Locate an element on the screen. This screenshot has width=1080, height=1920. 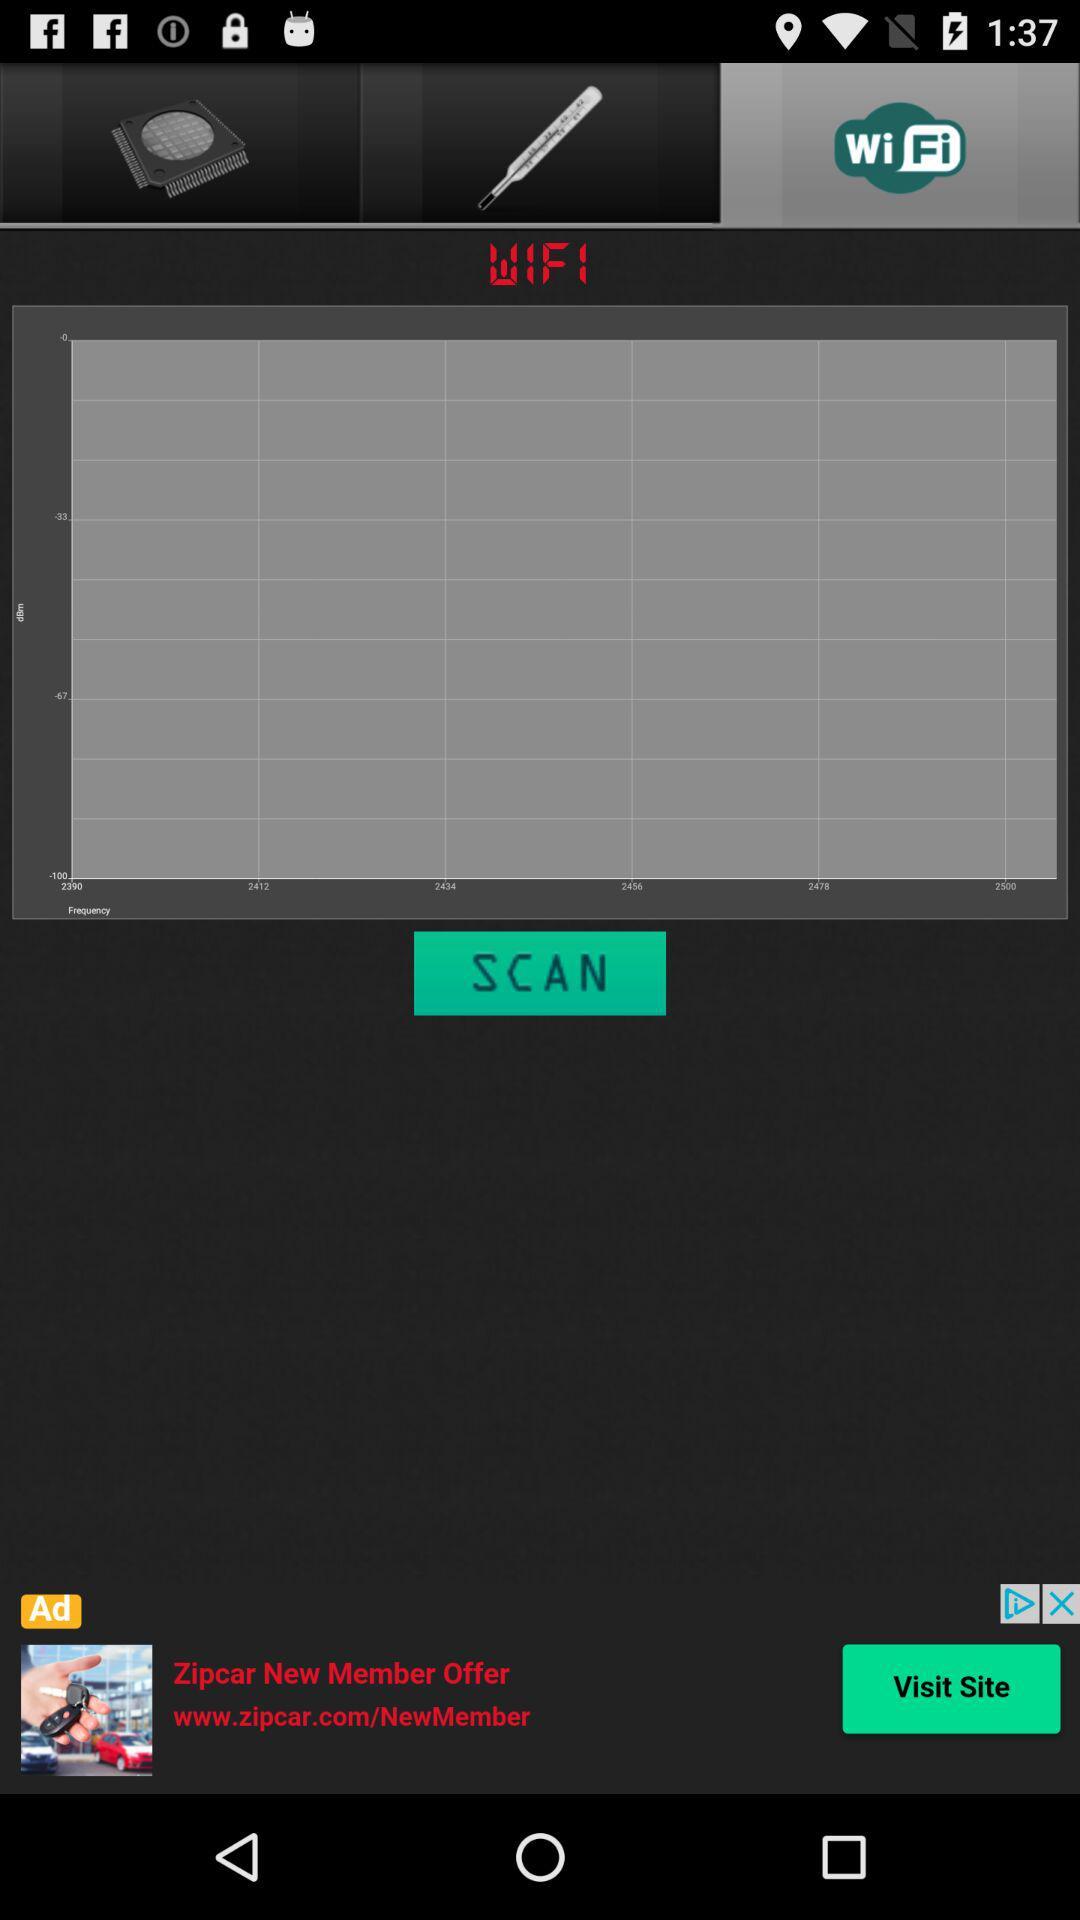
scan is located at coordinates (540, 973).